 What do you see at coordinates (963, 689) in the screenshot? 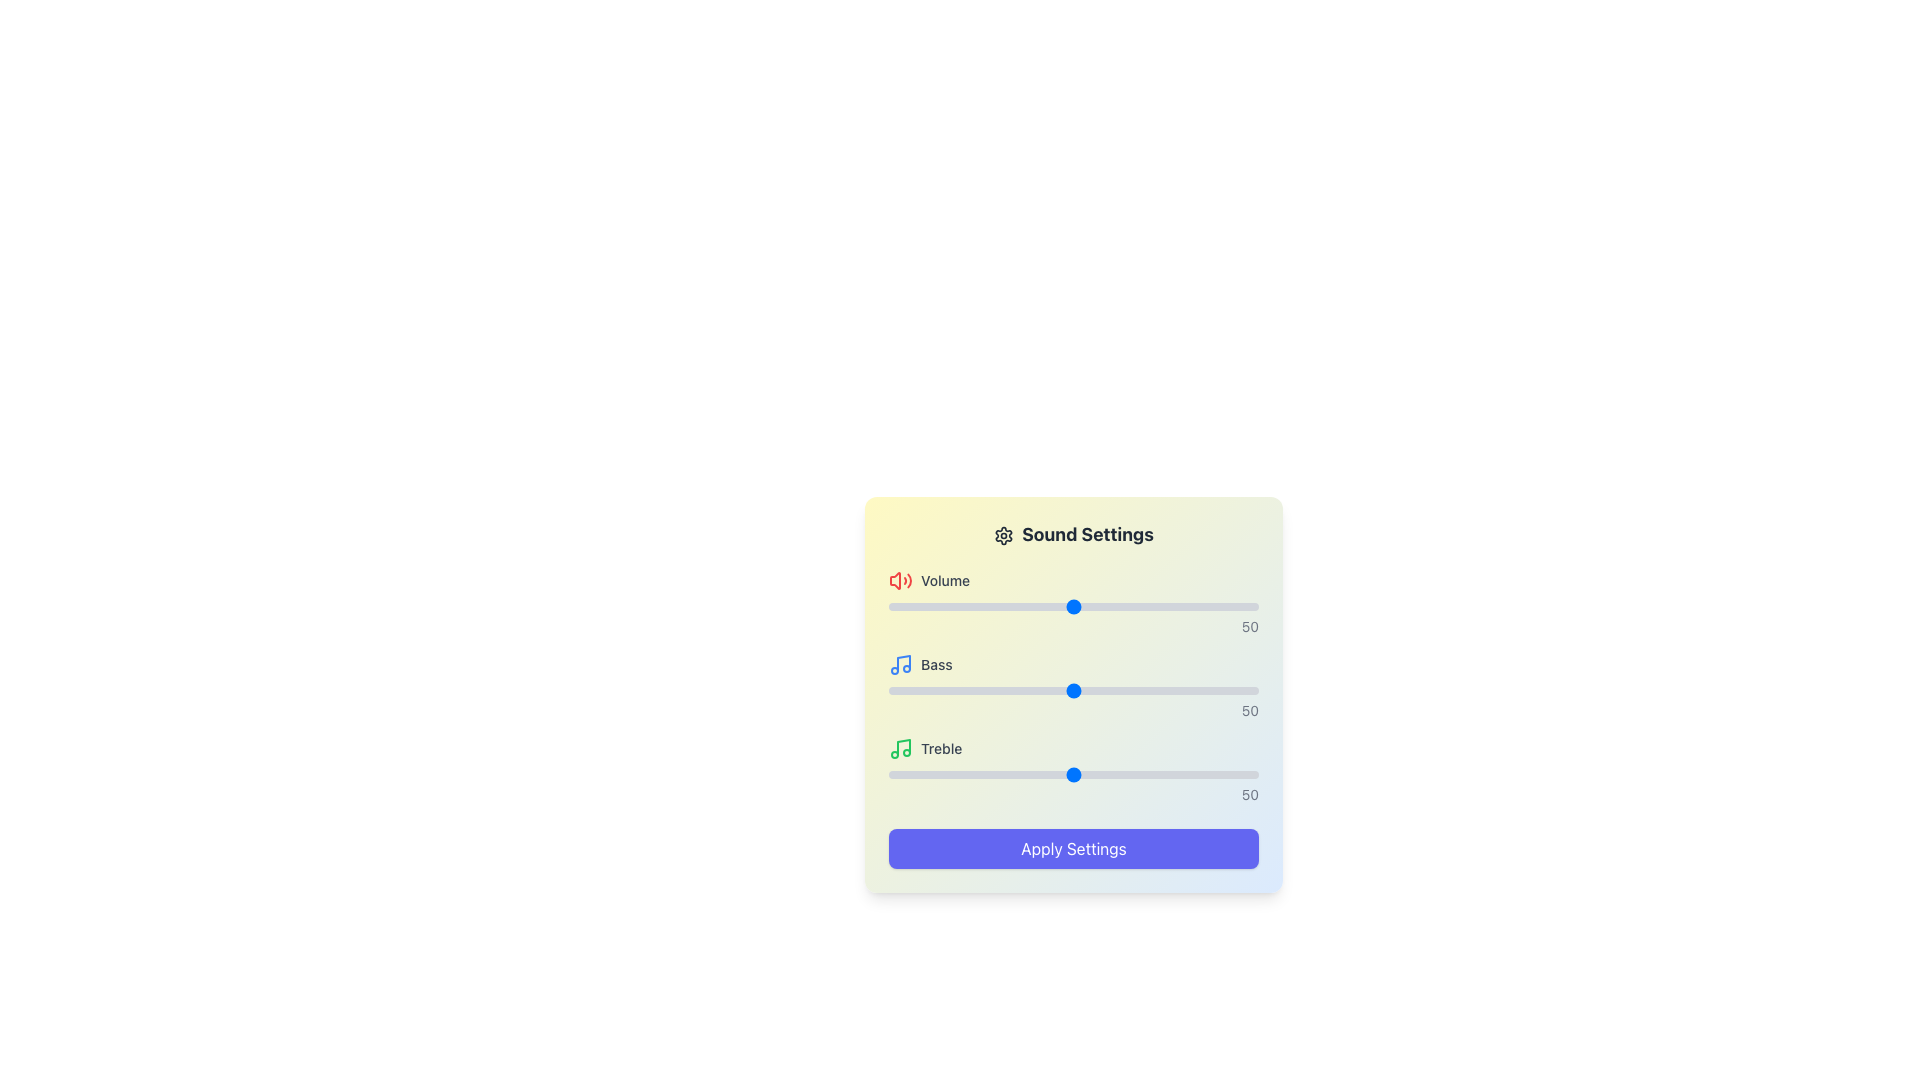
I see `the bass level` at bounding box center [963, 689].